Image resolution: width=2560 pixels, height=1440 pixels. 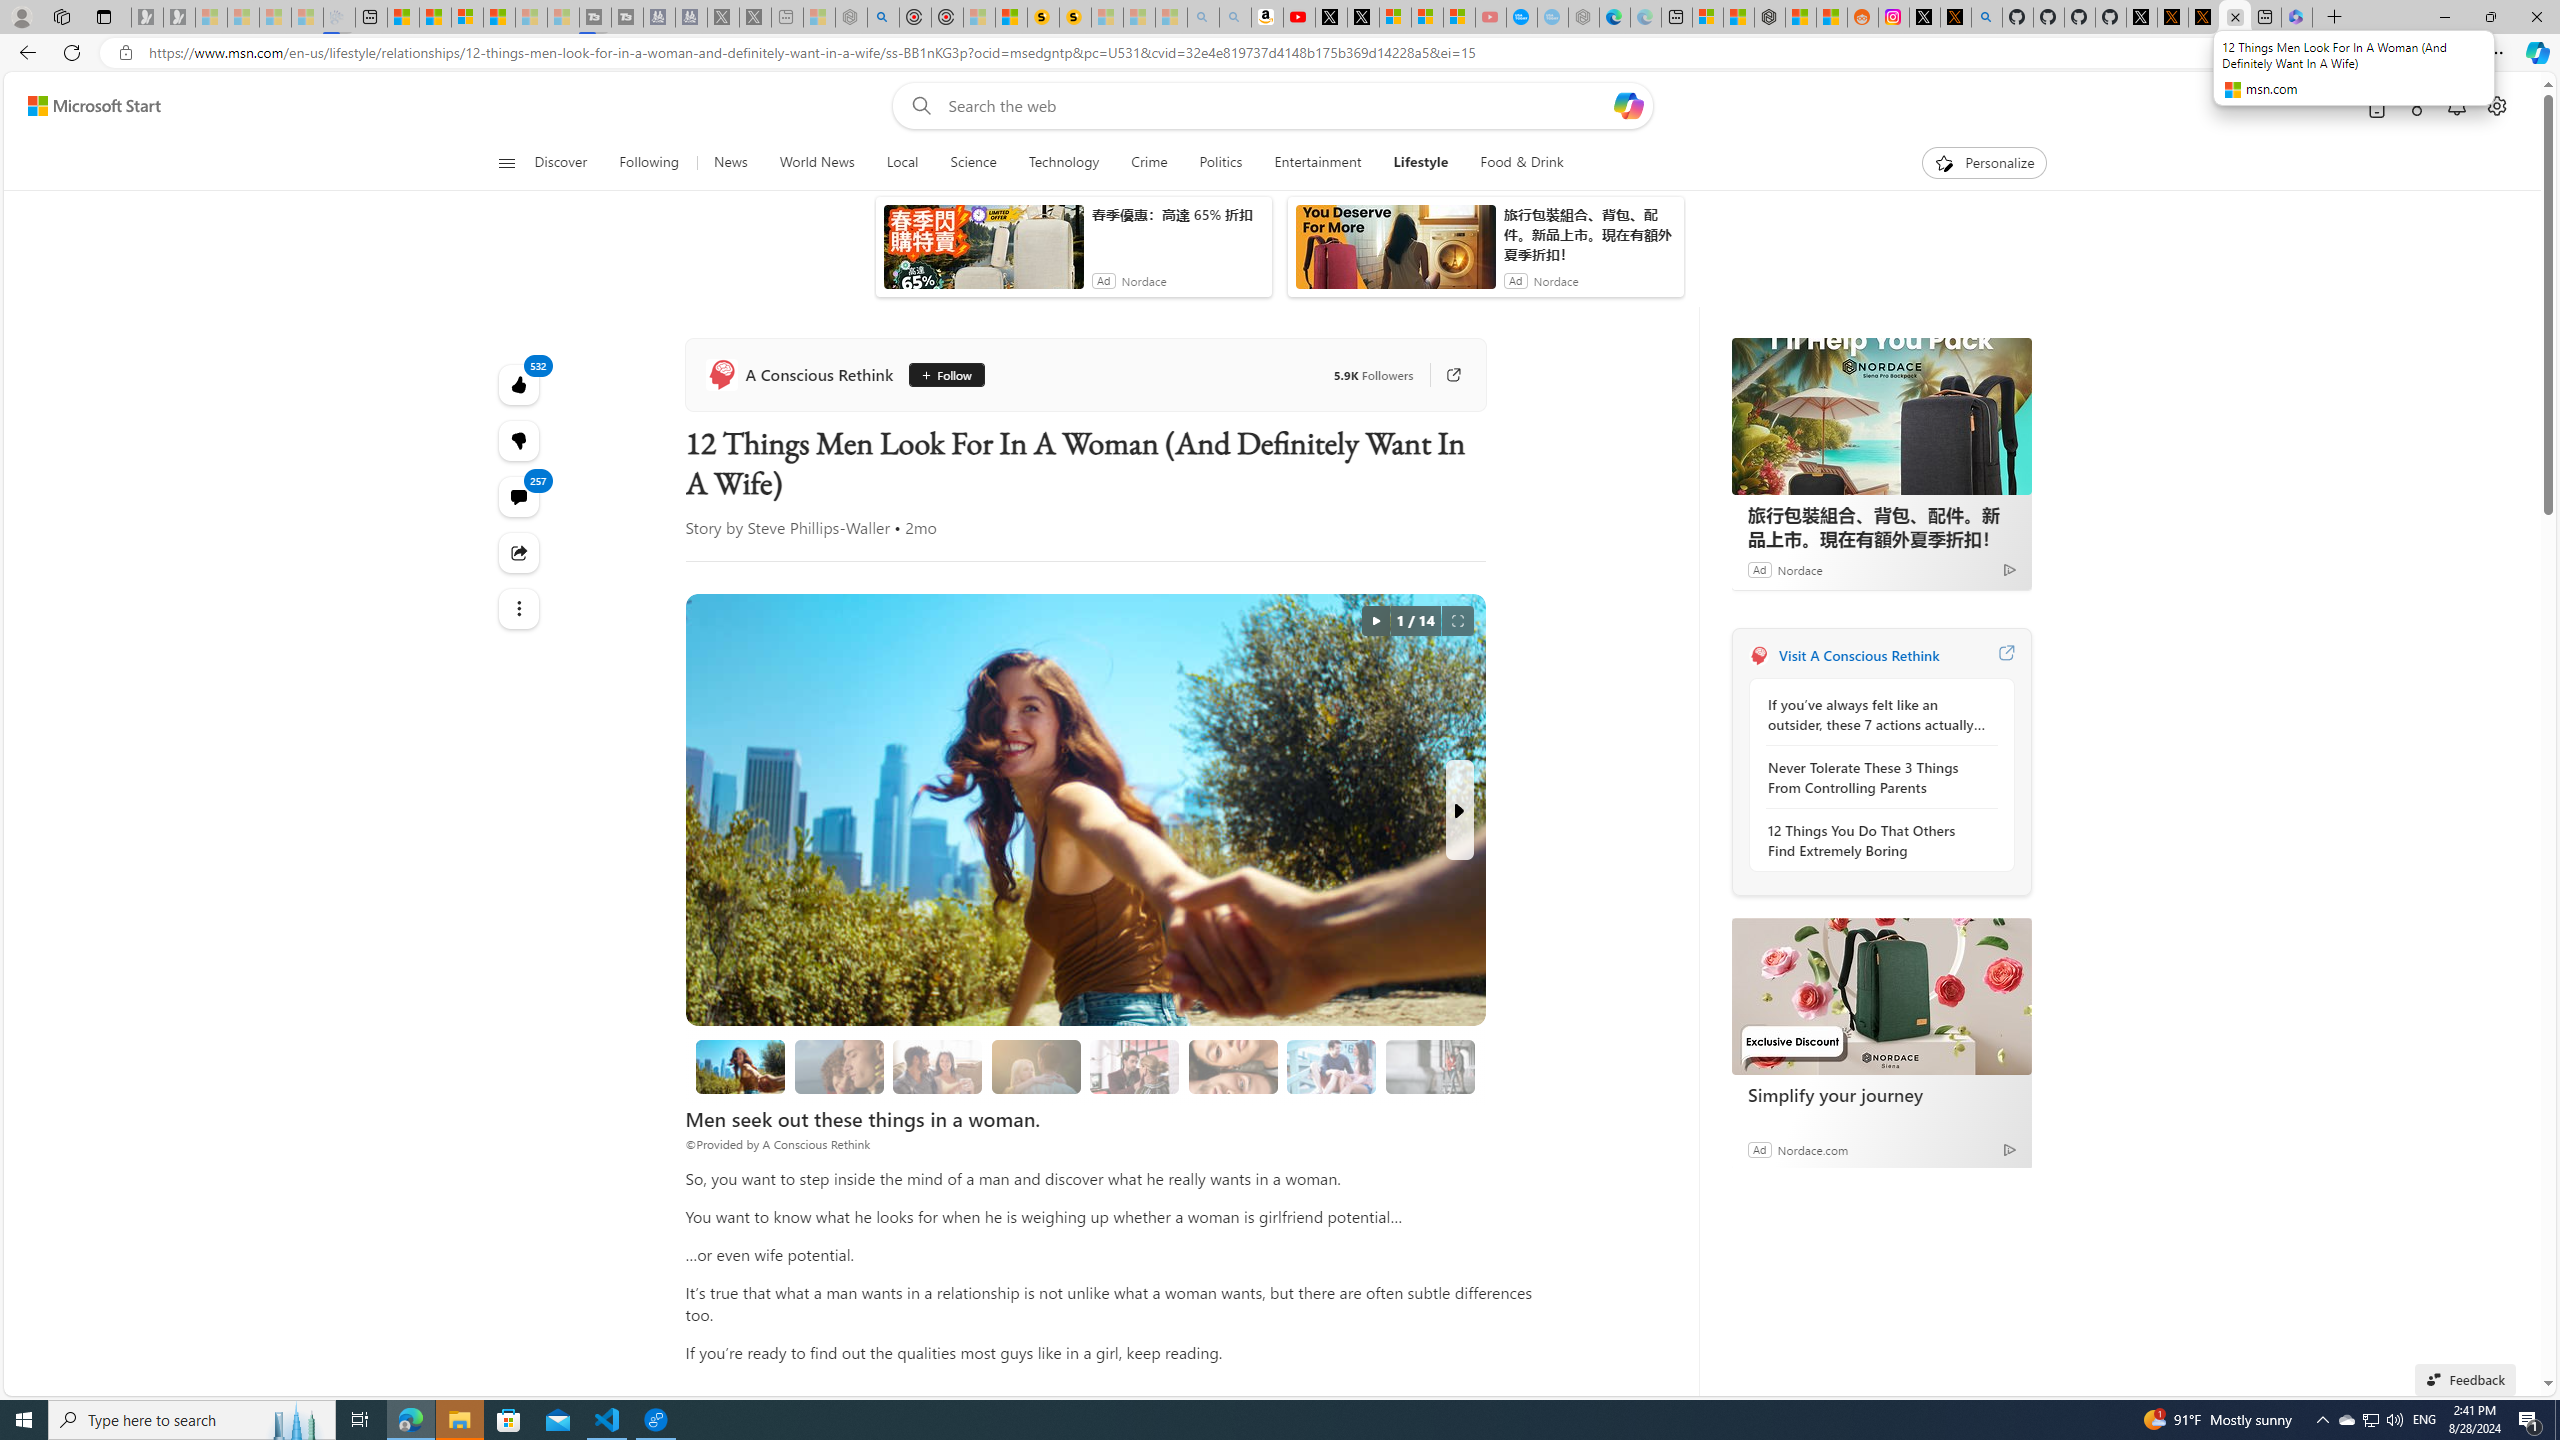 I want to click on 'help.x.com | 524: A timeout occurred', so click(x=1954, y=16).